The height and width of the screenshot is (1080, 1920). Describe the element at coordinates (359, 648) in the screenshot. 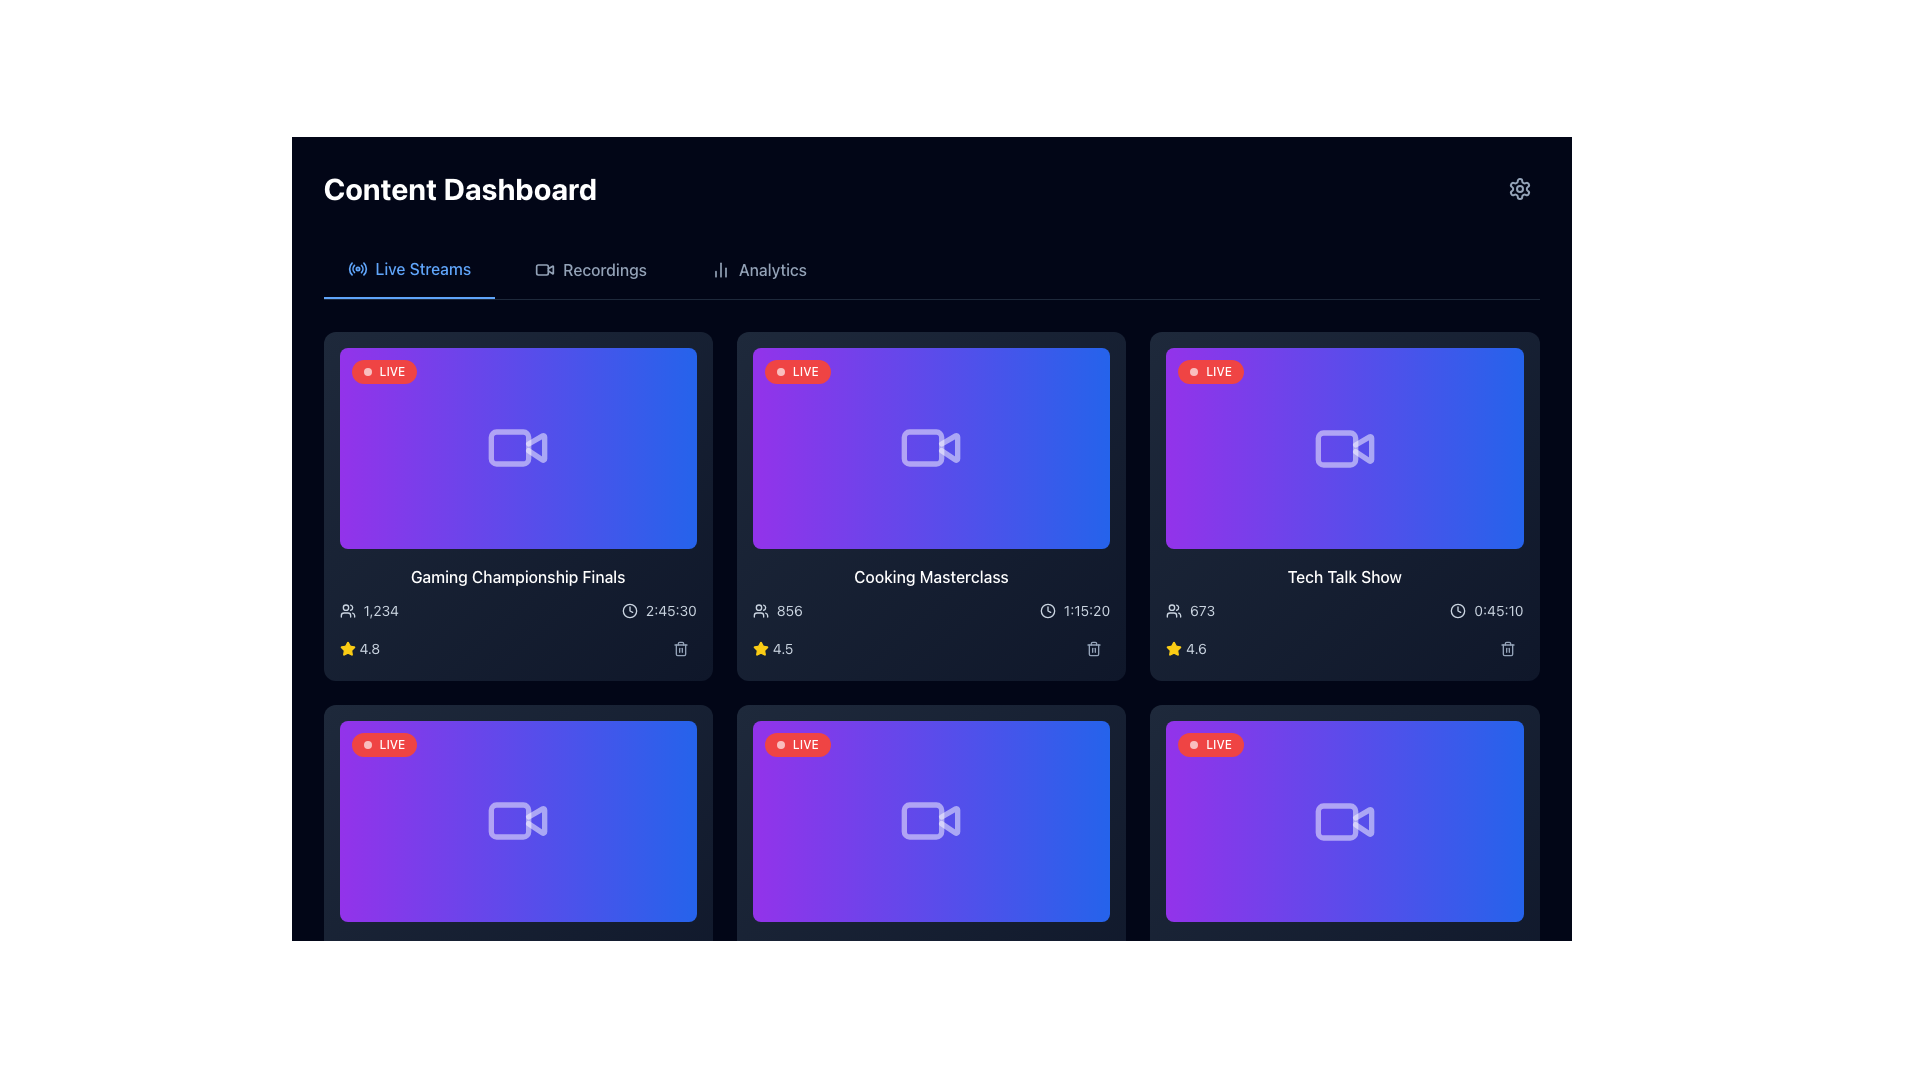

I see `the text label that displays the numeric rating value adjacent to a star-shaped icon in the bottom-left corner of the live stream card titled 'Gaming Championship Finals'` at that location.